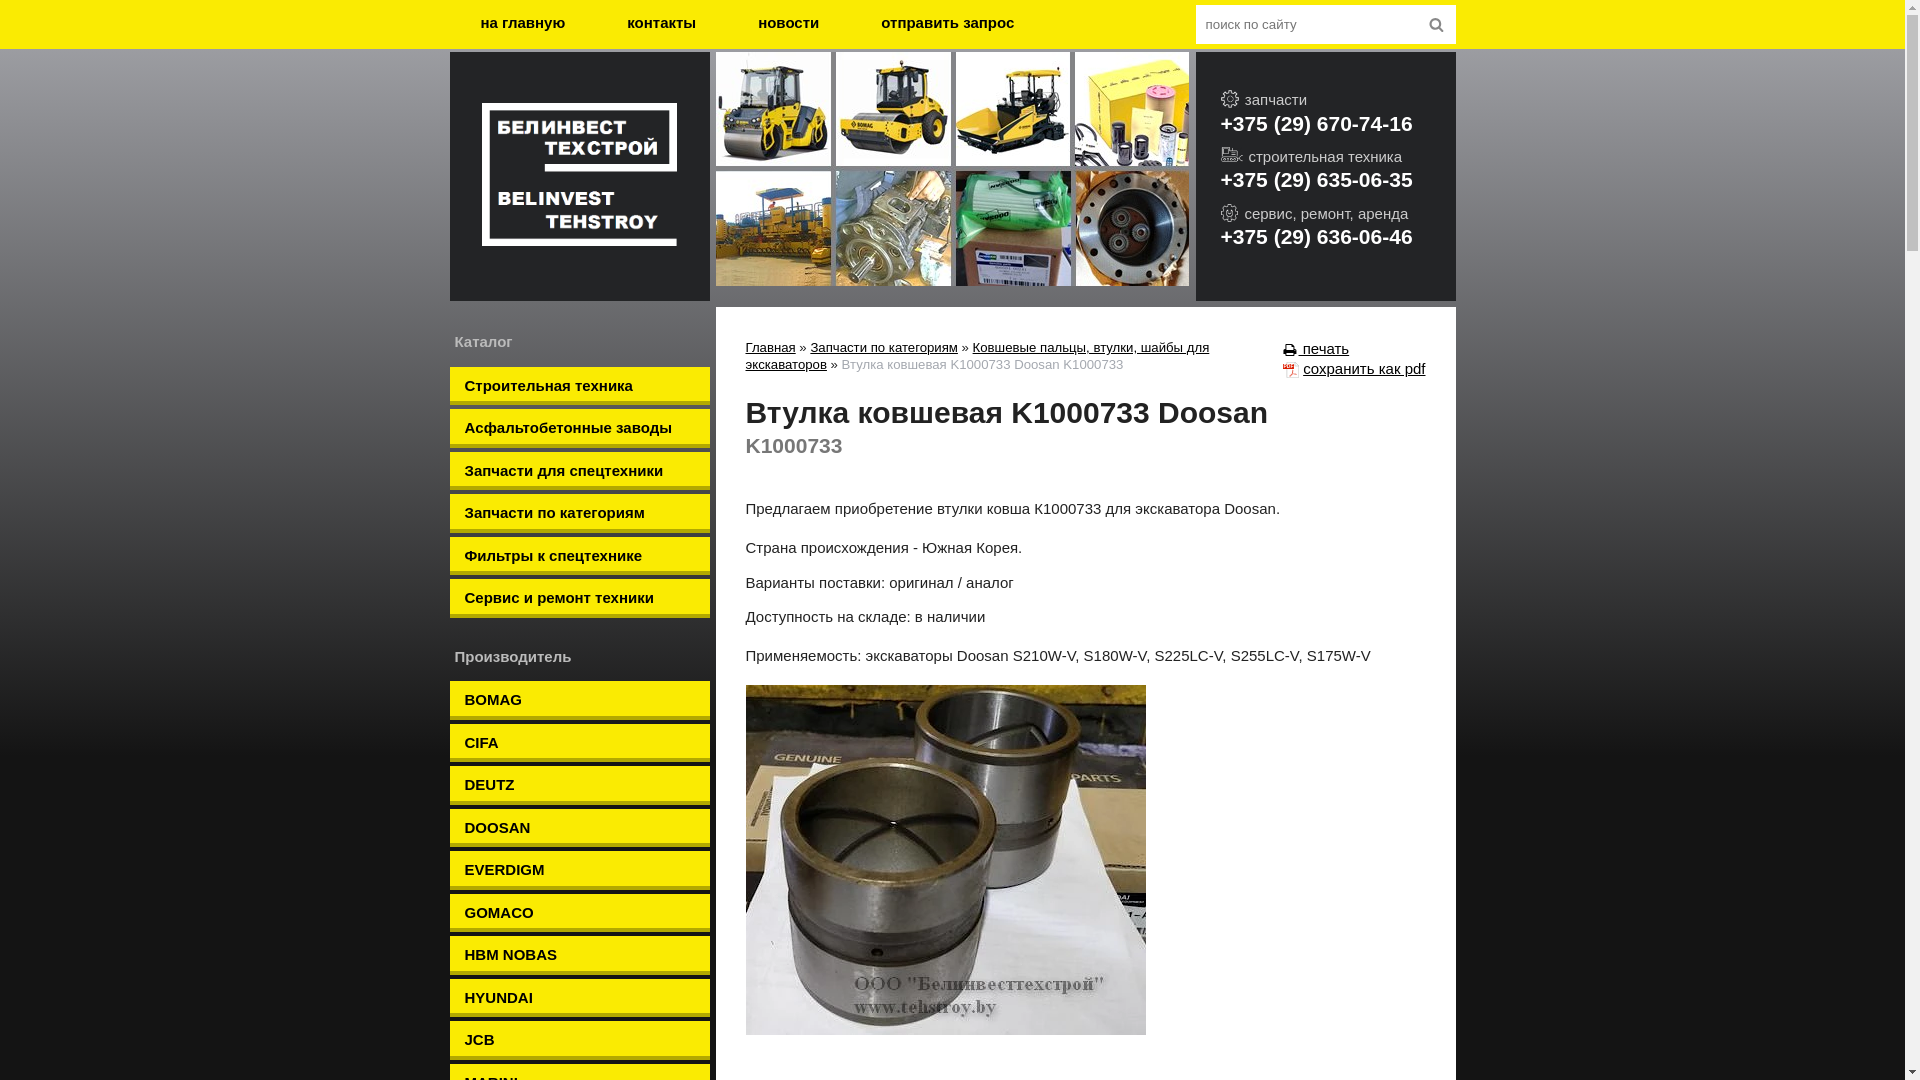 Image resolution: width=1920 pixels, height=1080 pixels. I want to click on '+375 (29) 670-74-16', so click(1337, 123).